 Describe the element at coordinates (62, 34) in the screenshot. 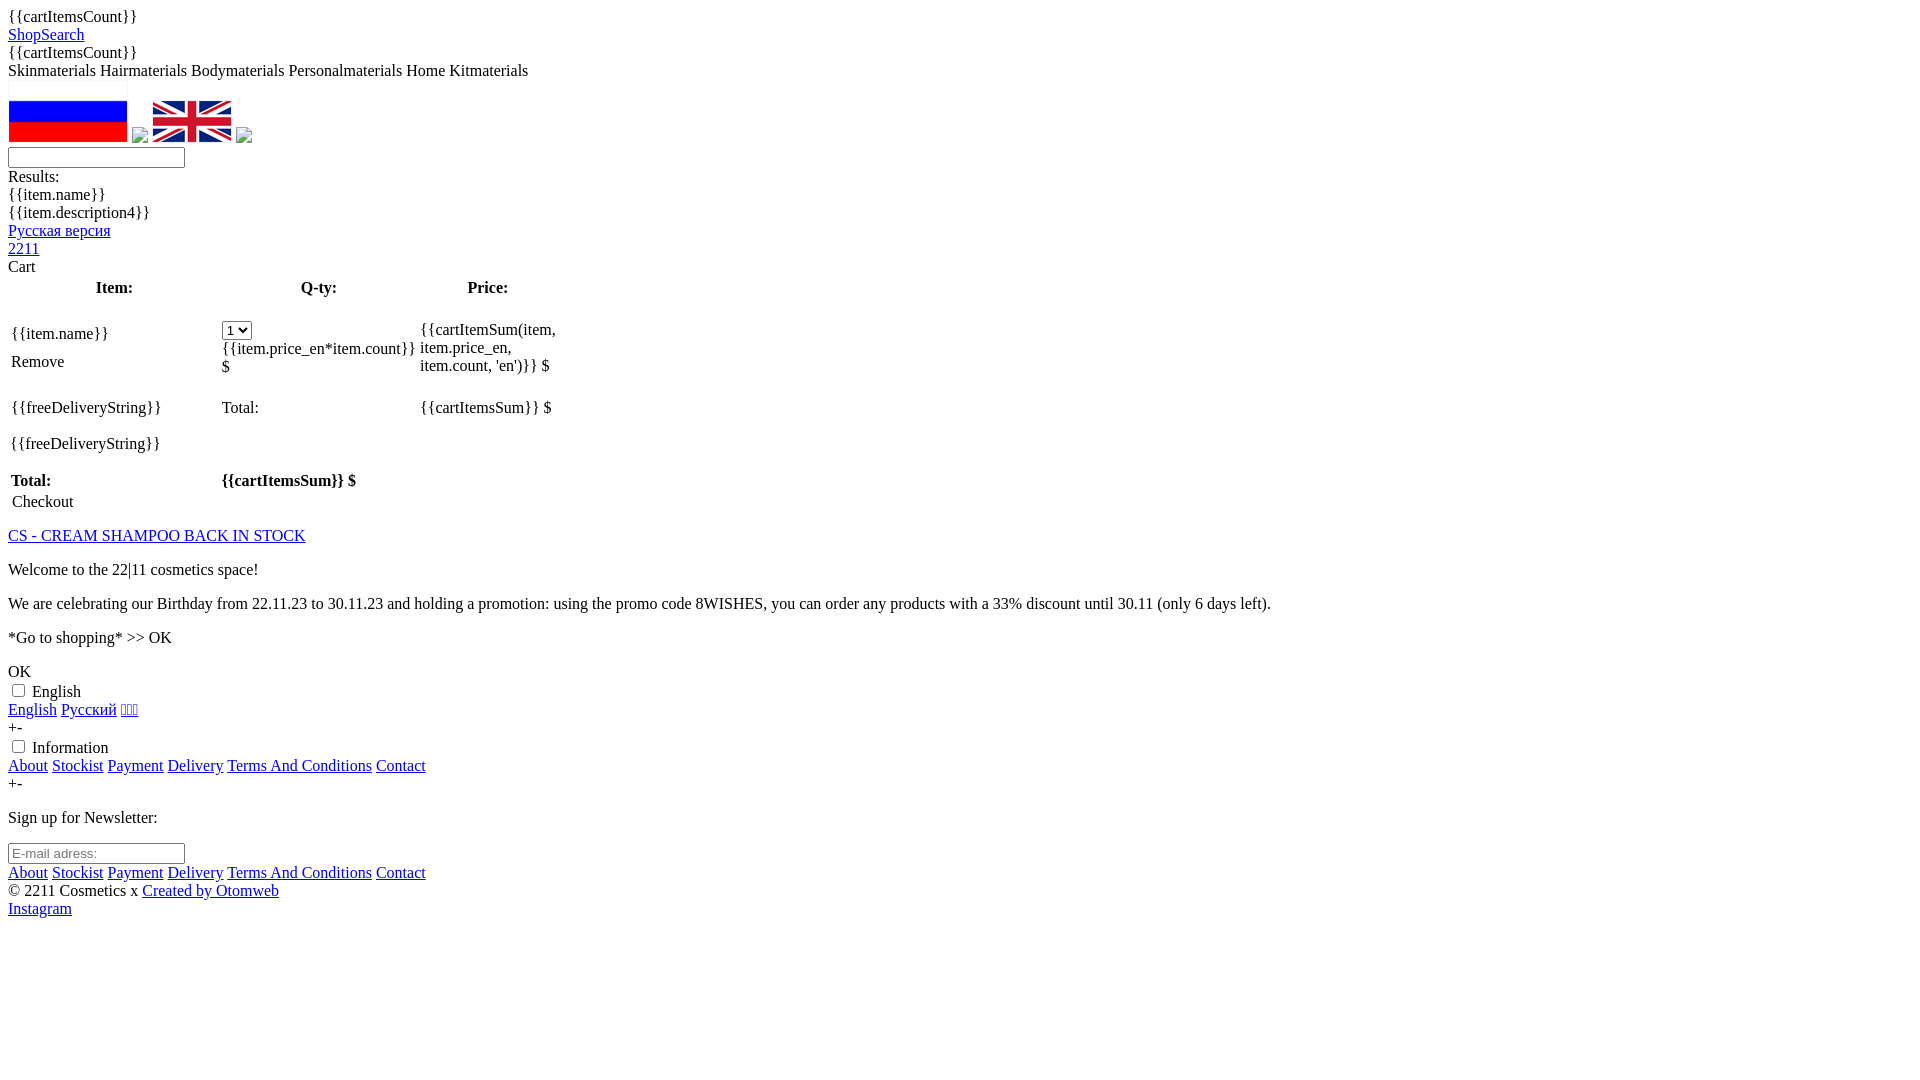

I see `'Search'` at that location.